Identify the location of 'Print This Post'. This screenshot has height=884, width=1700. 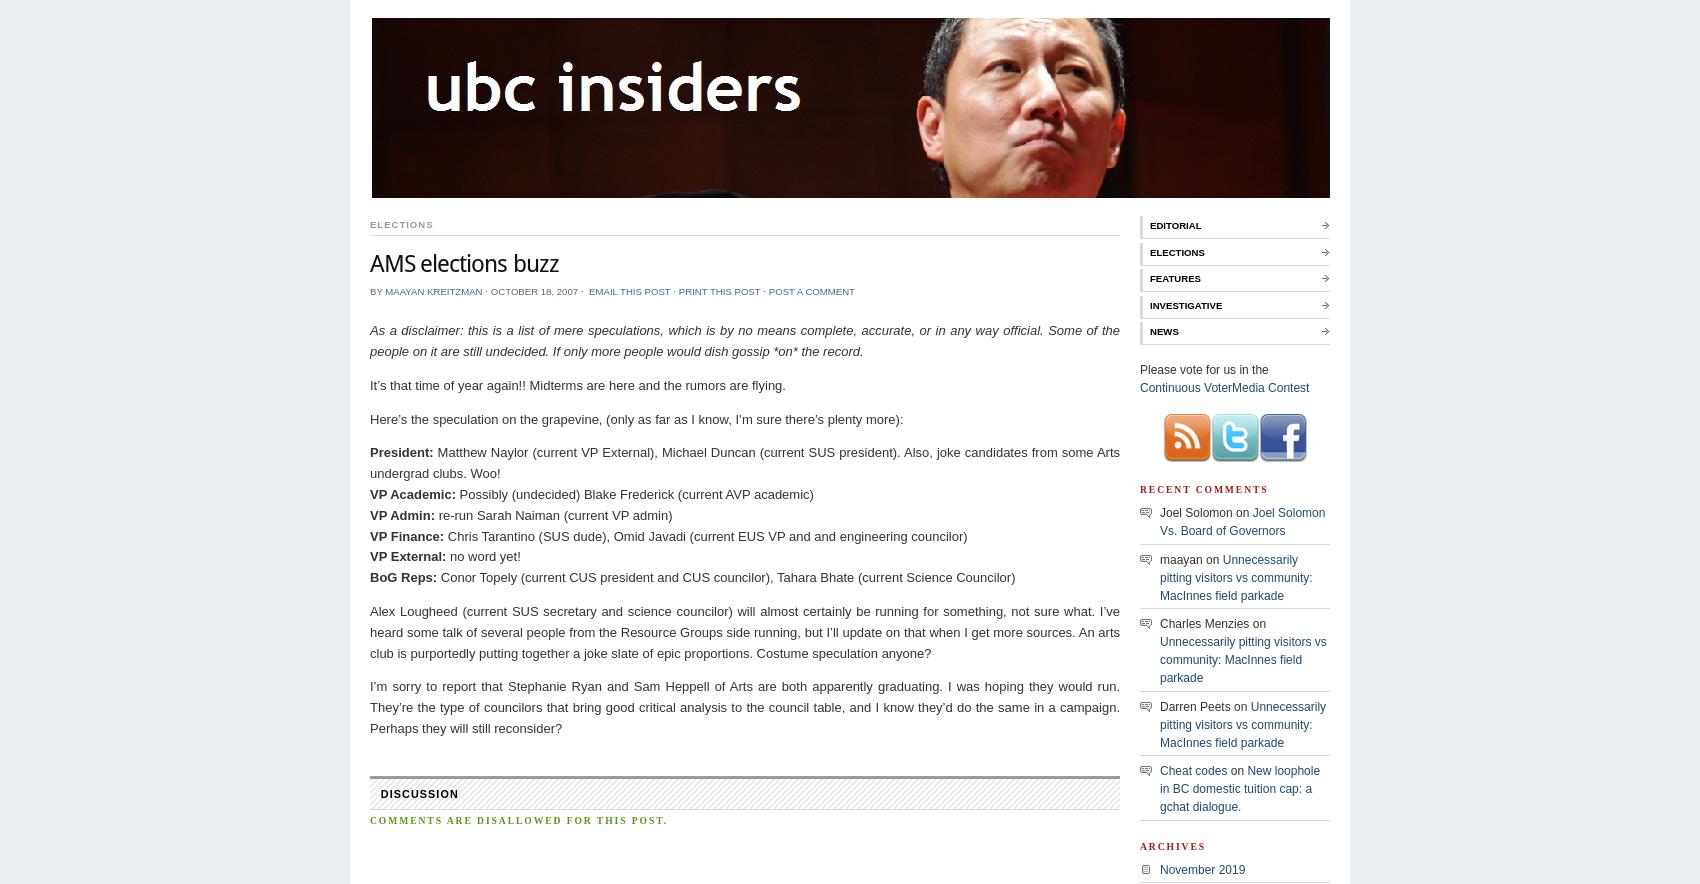
(718, 289).